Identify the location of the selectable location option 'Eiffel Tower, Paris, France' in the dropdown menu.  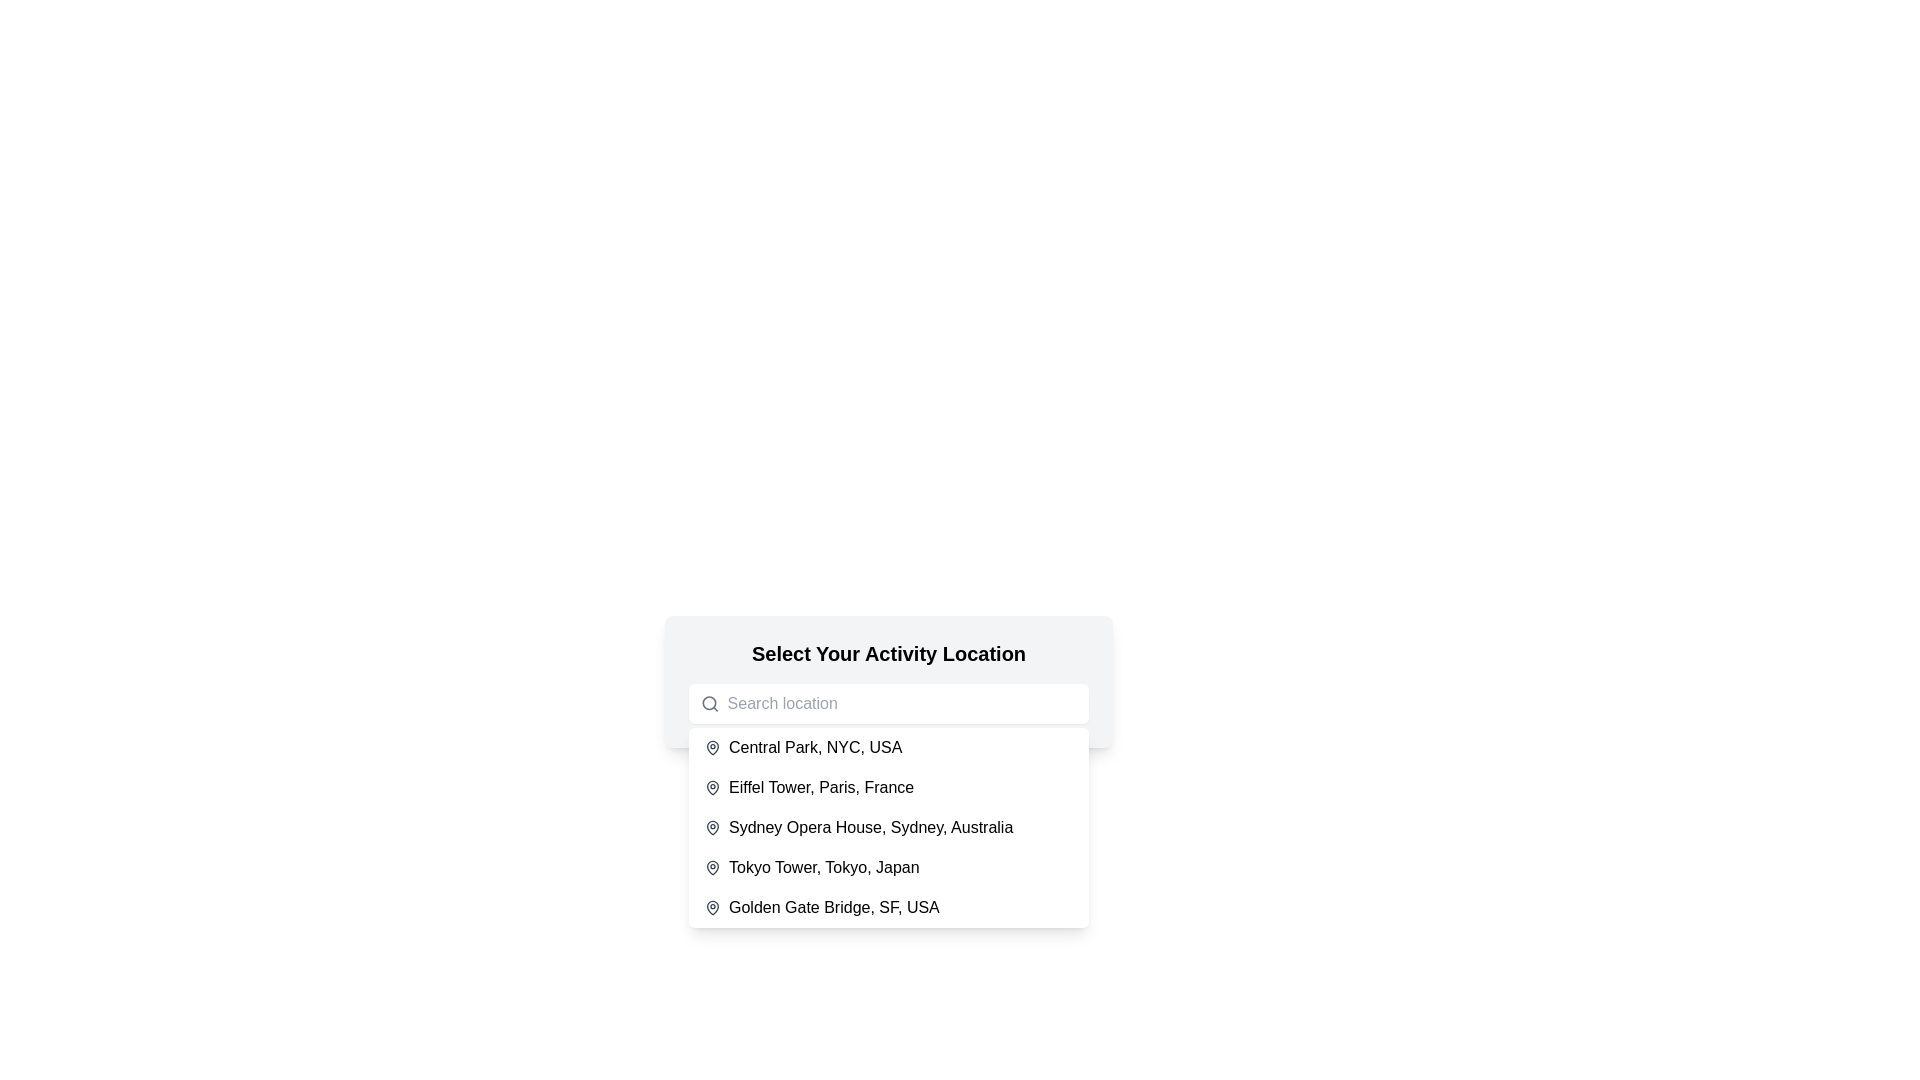
(821, 786).